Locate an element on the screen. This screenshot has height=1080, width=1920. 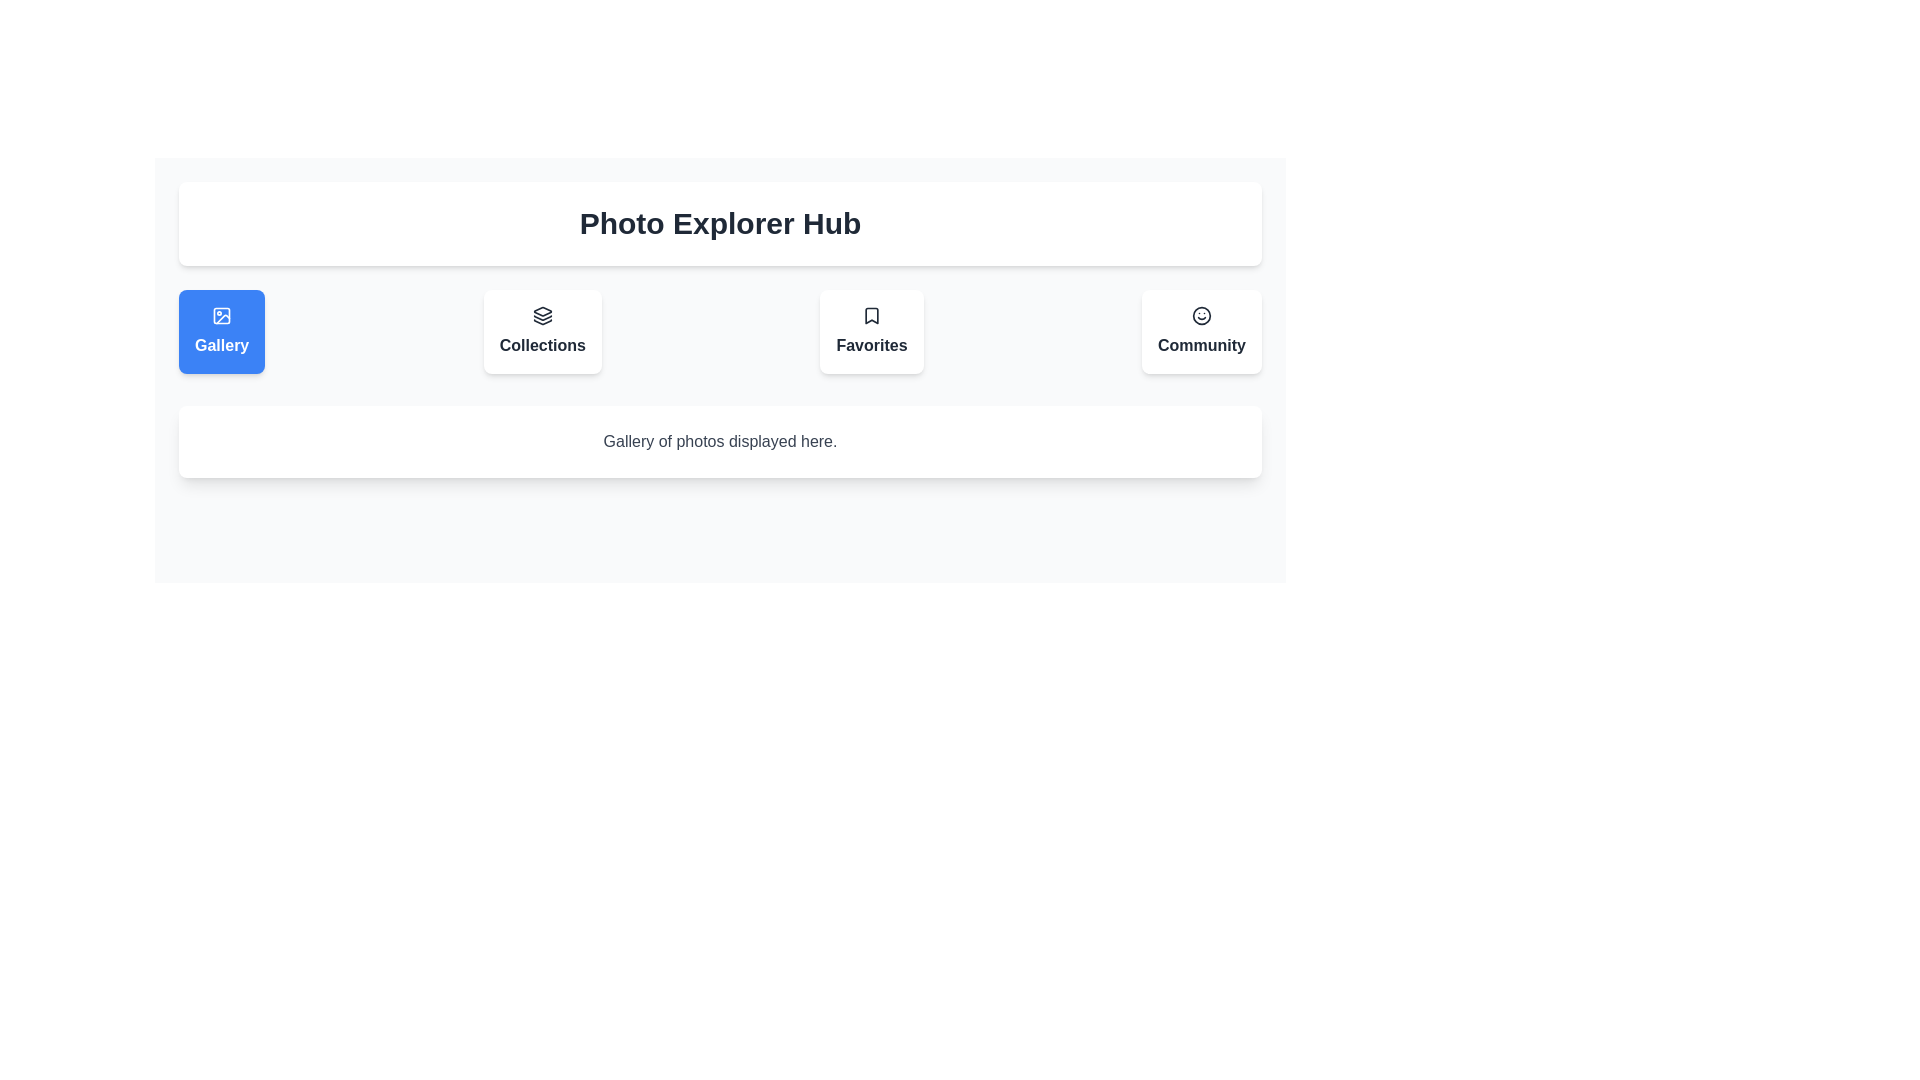
text label displaying 'Gallery' which is bold and located within a dark blue button with rounded corners, positioned below an icon is located at coordinates (222, 345).